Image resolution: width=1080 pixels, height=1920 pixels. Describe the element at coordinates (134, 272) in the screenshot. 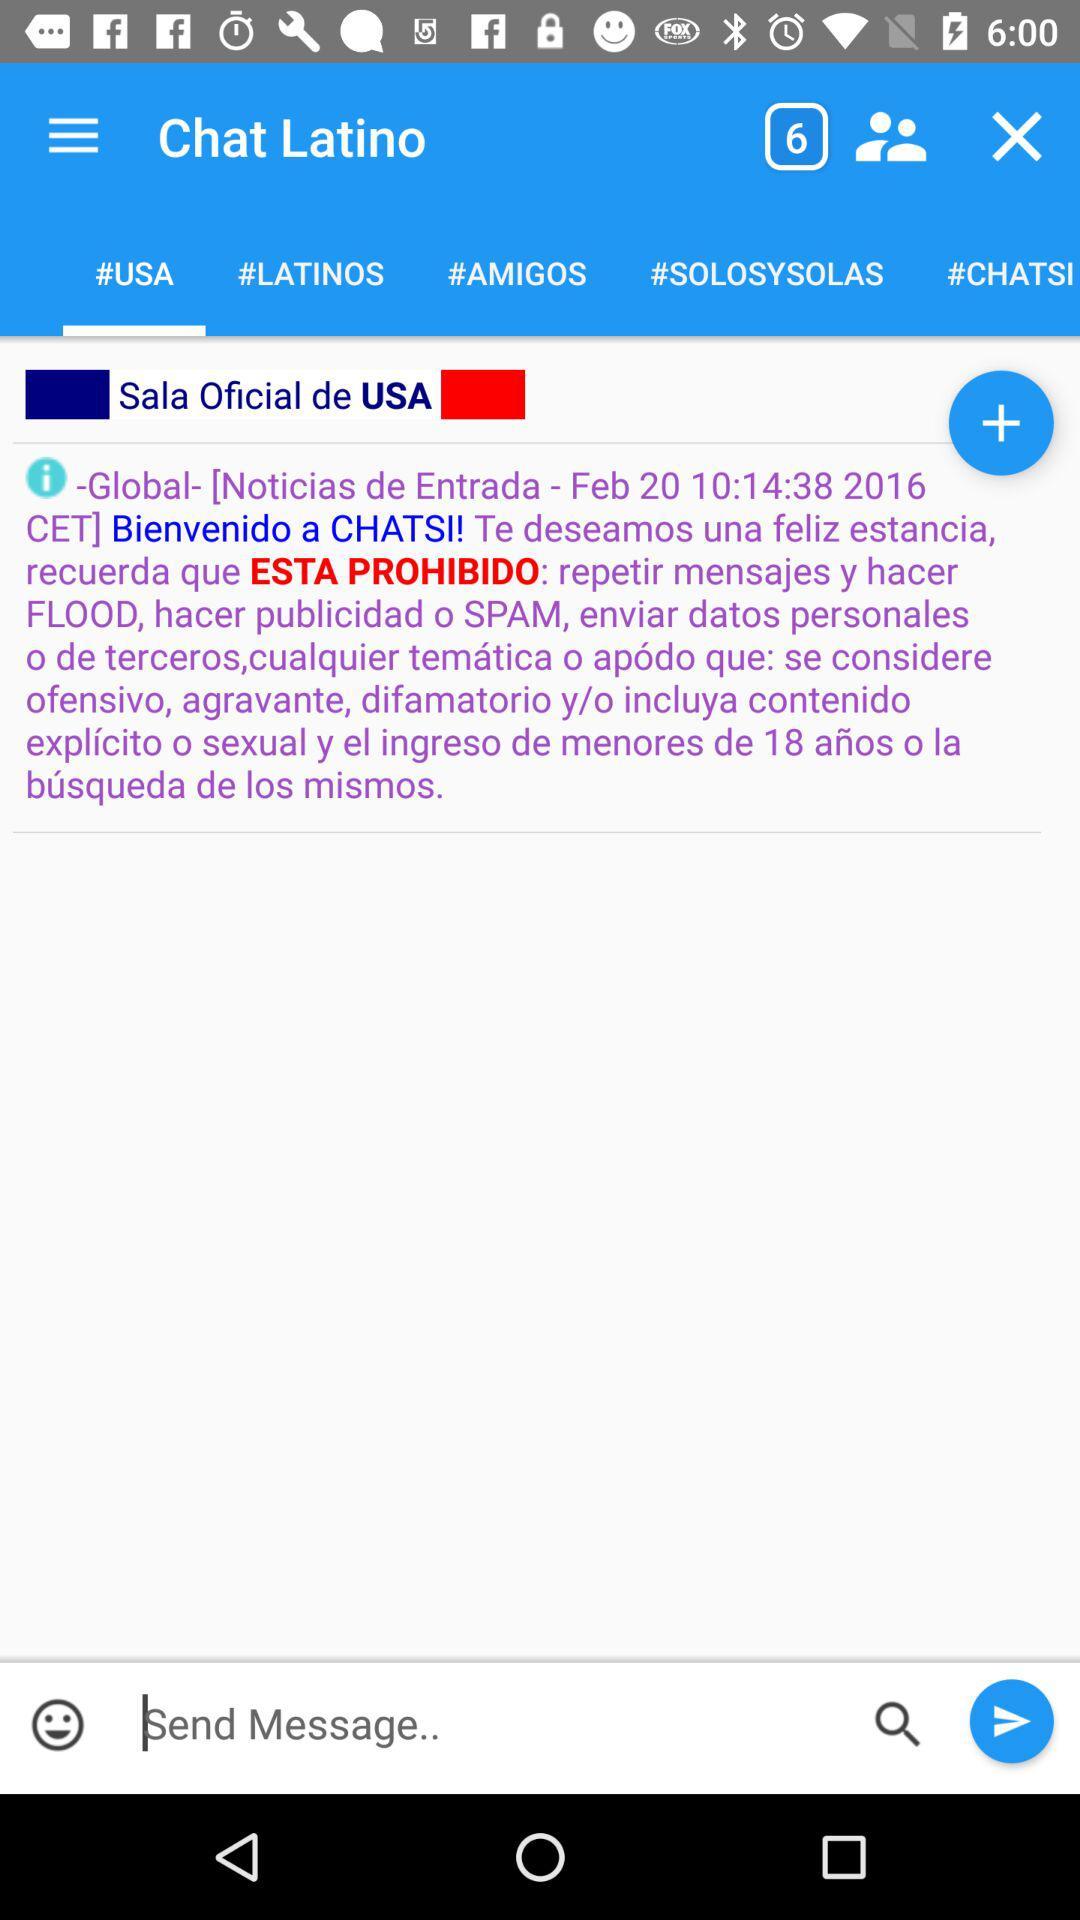

I see `usa` at that location.